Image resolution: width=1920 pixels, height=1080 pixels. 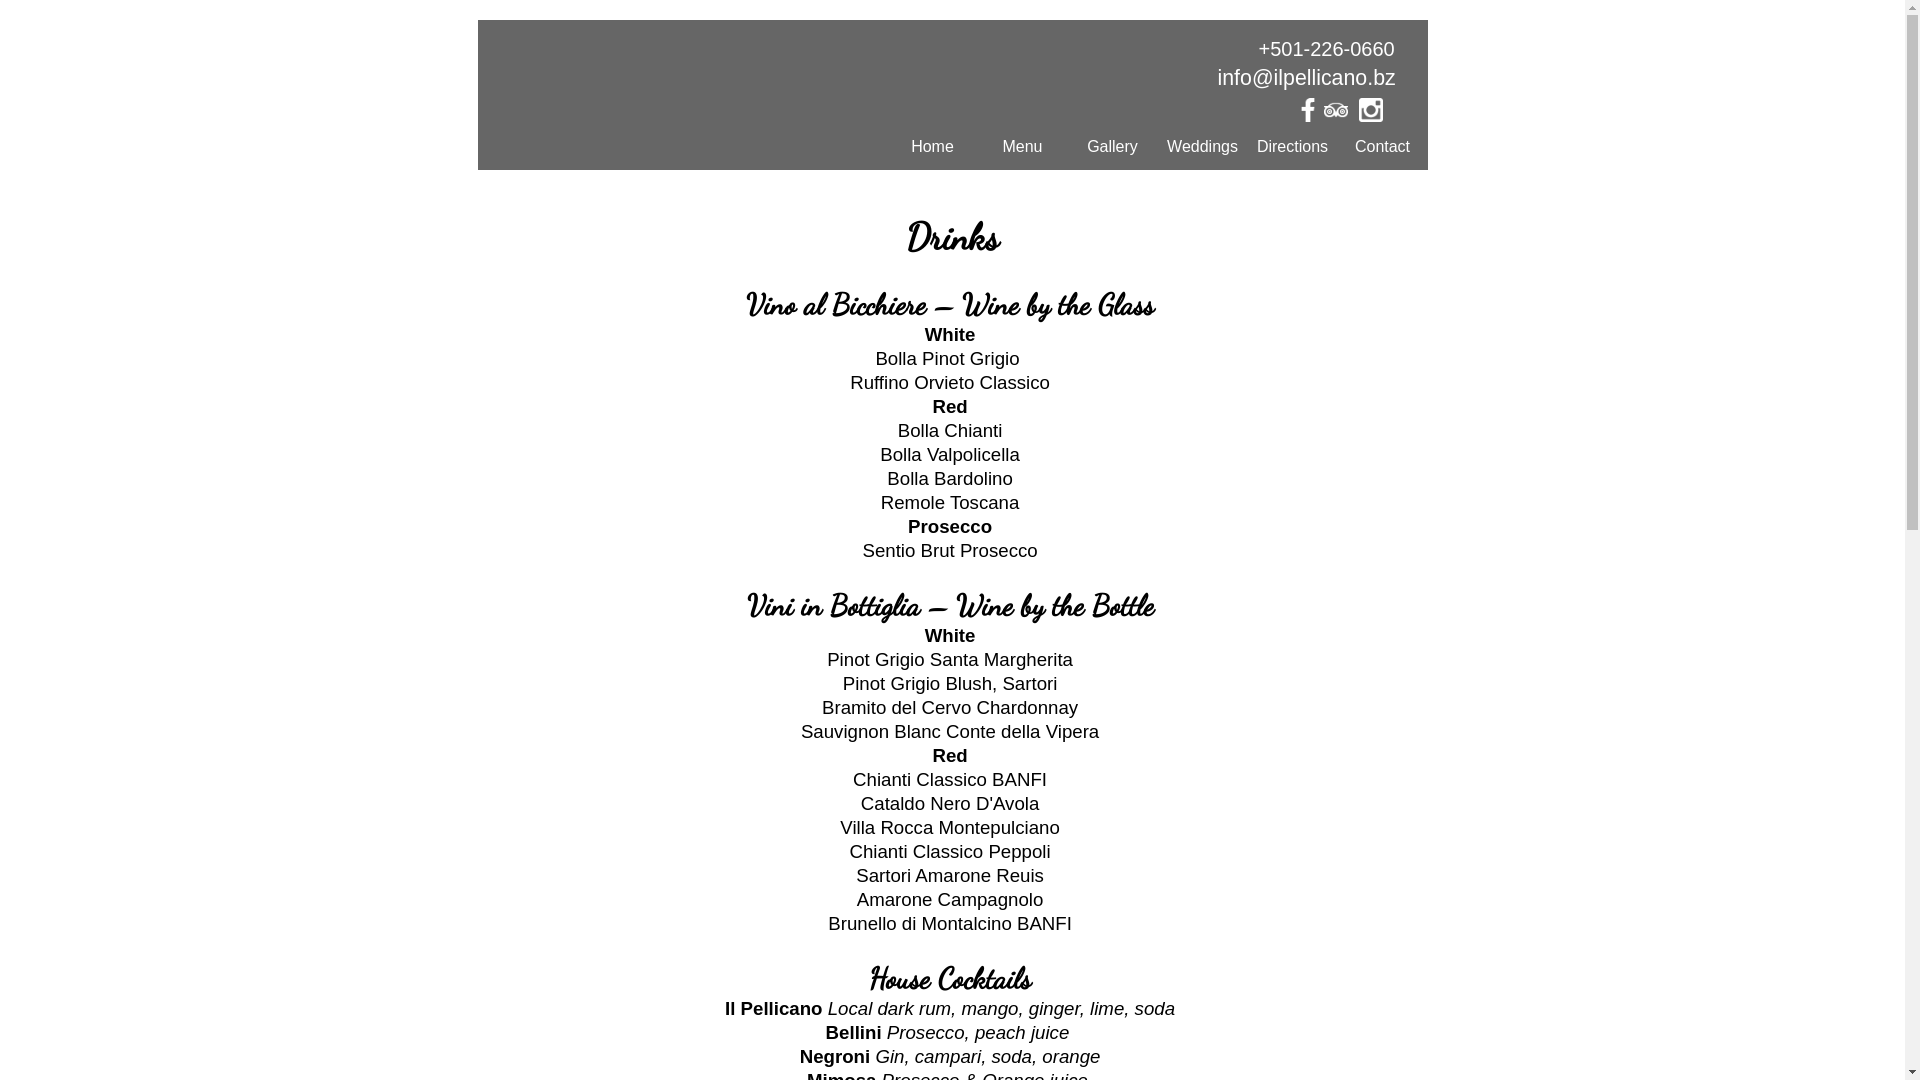 What do you see at coordinates (1022, 145) in the screenshot?
I see `'Menu'` at bounding box center [1022, 145].